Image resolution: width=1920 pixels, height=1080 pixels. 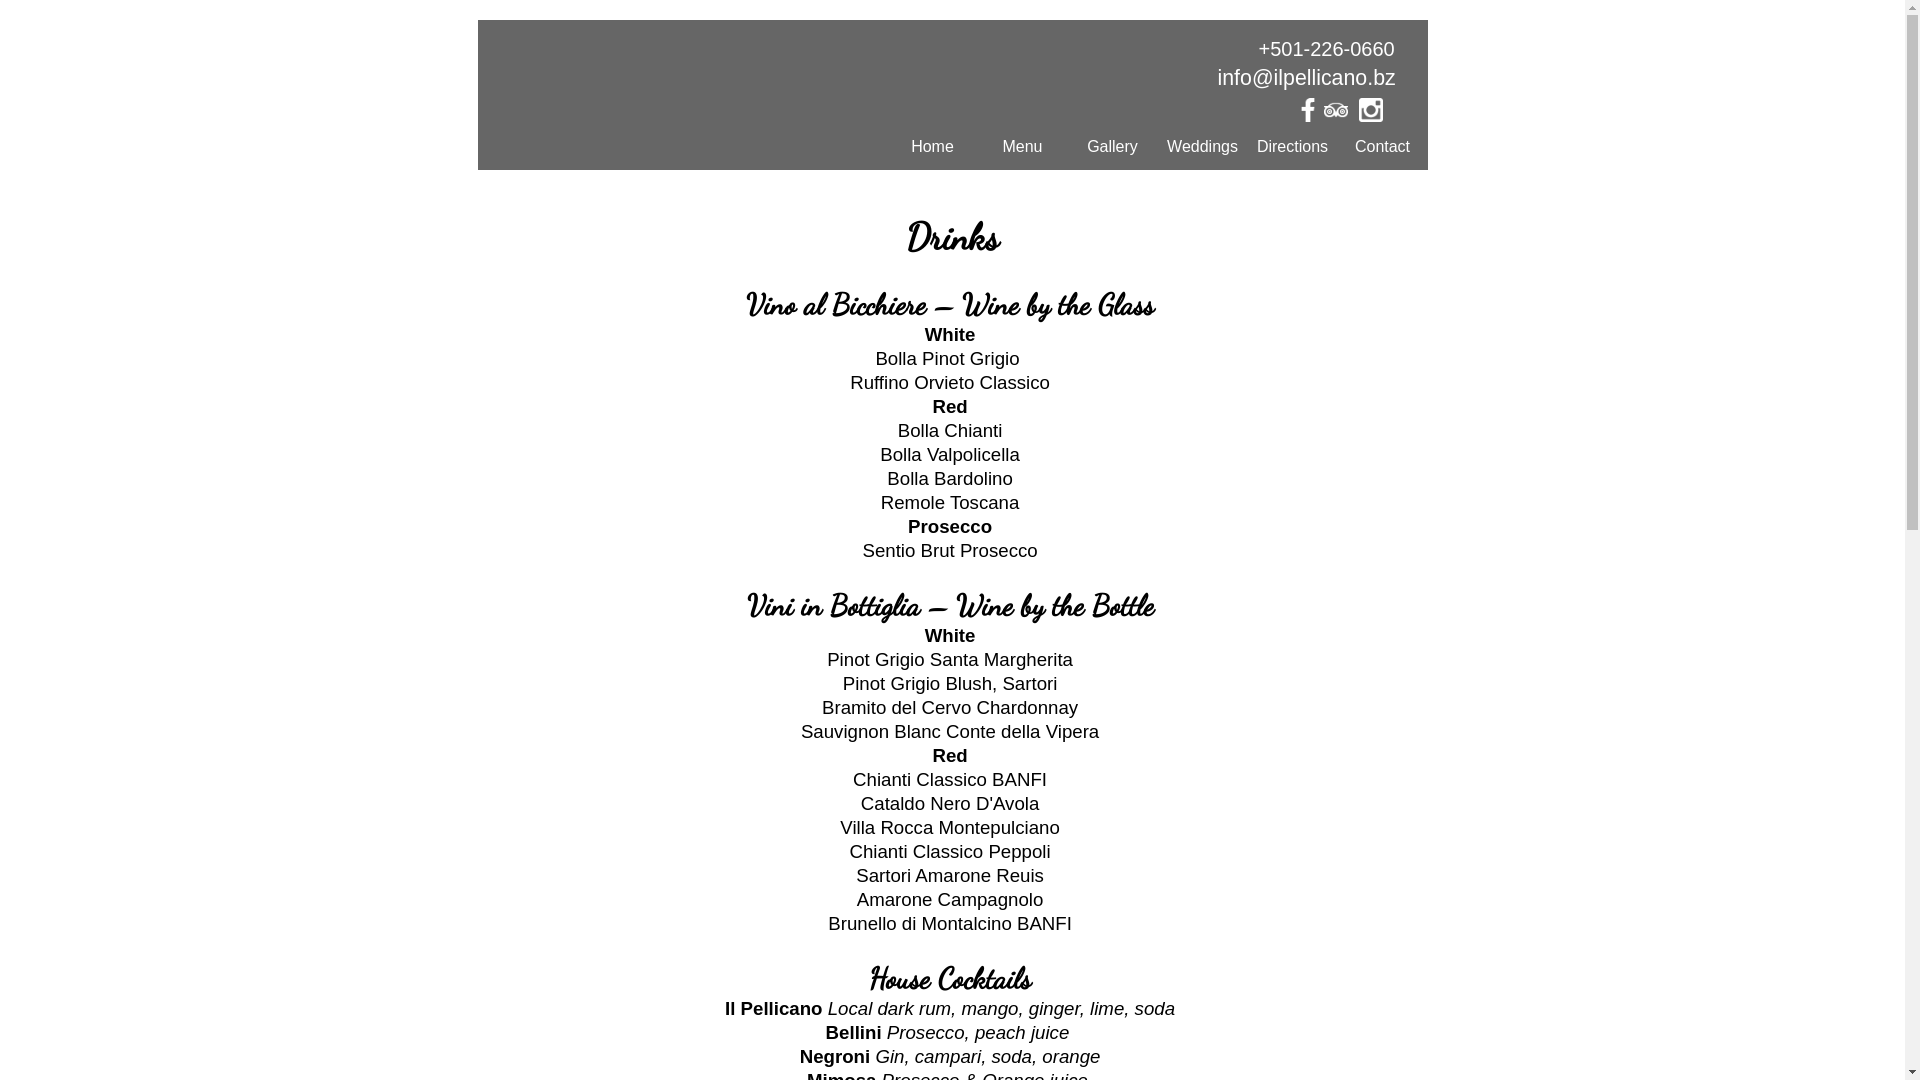 What do you see at coordinates (1022, 145) in the screenshot?
I see `'Menu'` at bounding box center [1022, 145].